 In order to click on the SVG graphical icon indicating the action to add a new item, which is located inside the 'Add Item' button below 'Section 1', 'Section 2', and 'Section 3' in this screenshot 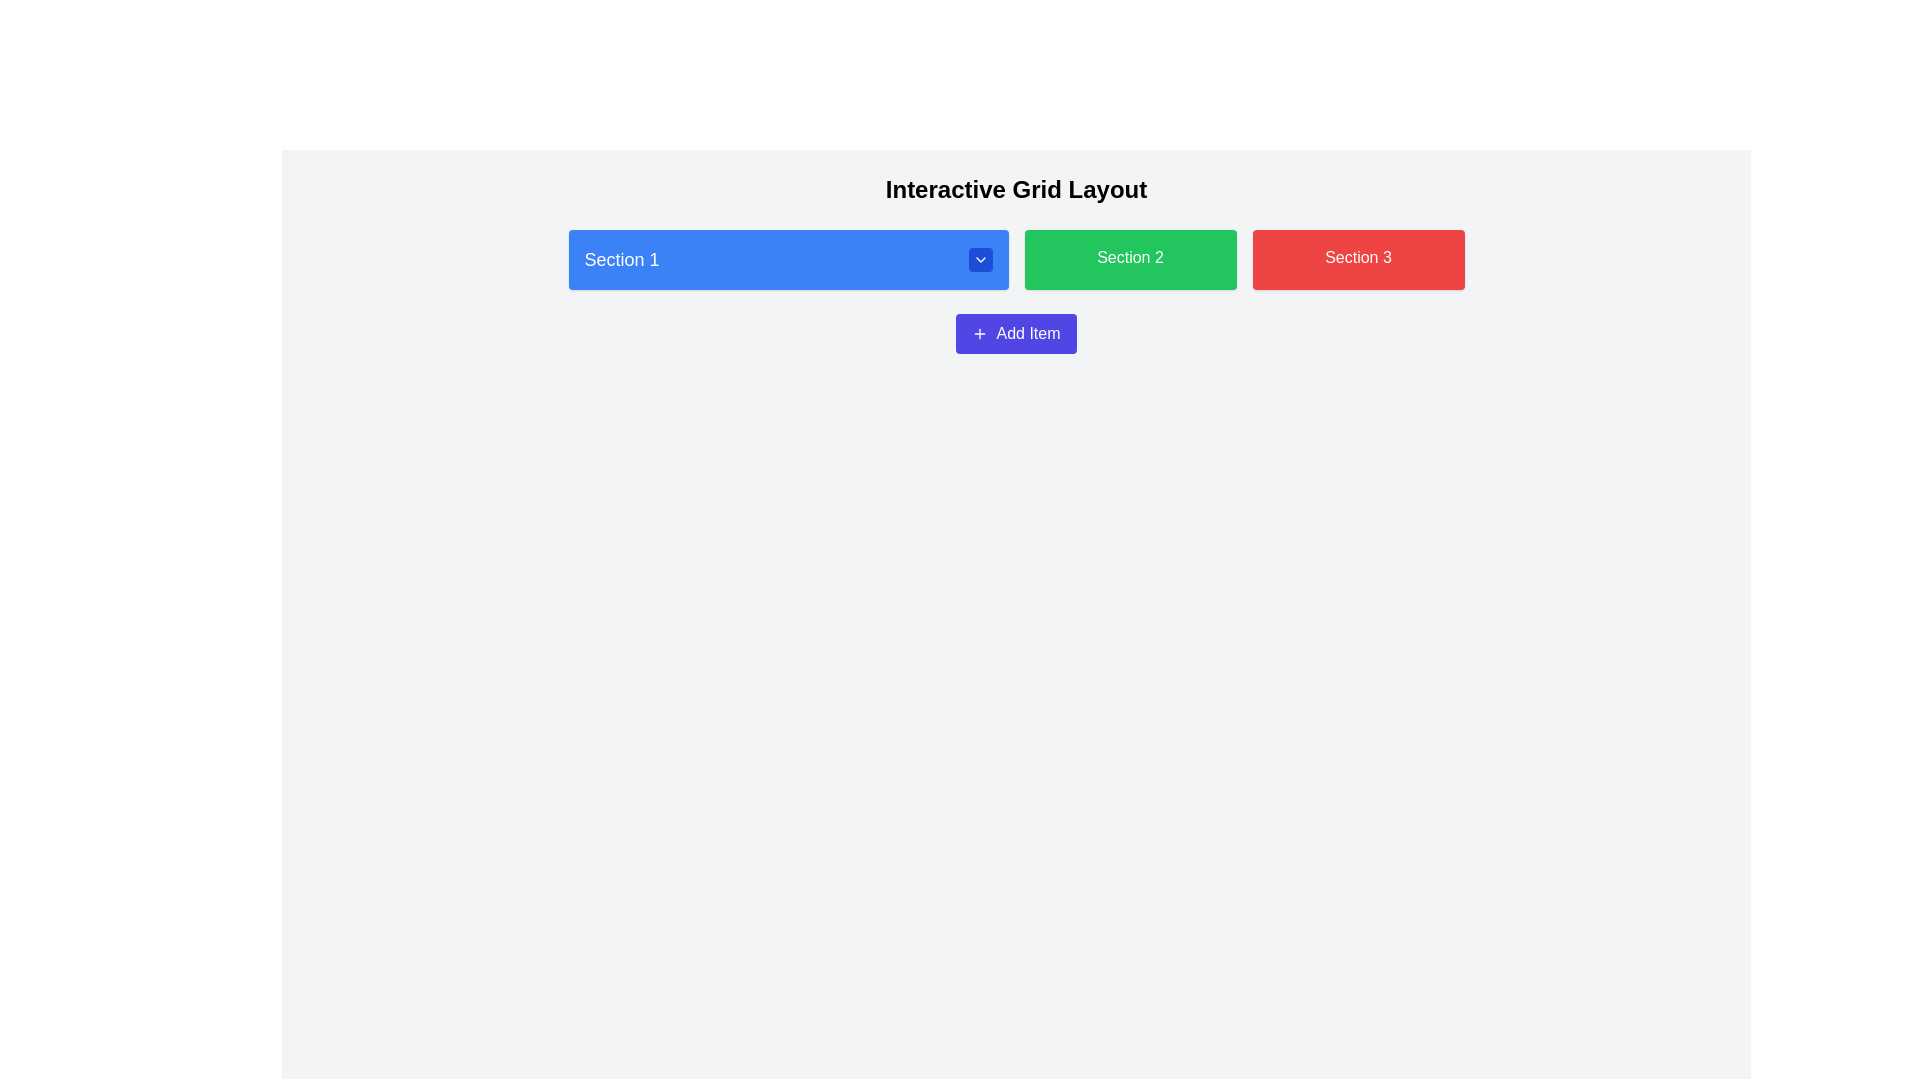, I will do `click(980, 333)`.